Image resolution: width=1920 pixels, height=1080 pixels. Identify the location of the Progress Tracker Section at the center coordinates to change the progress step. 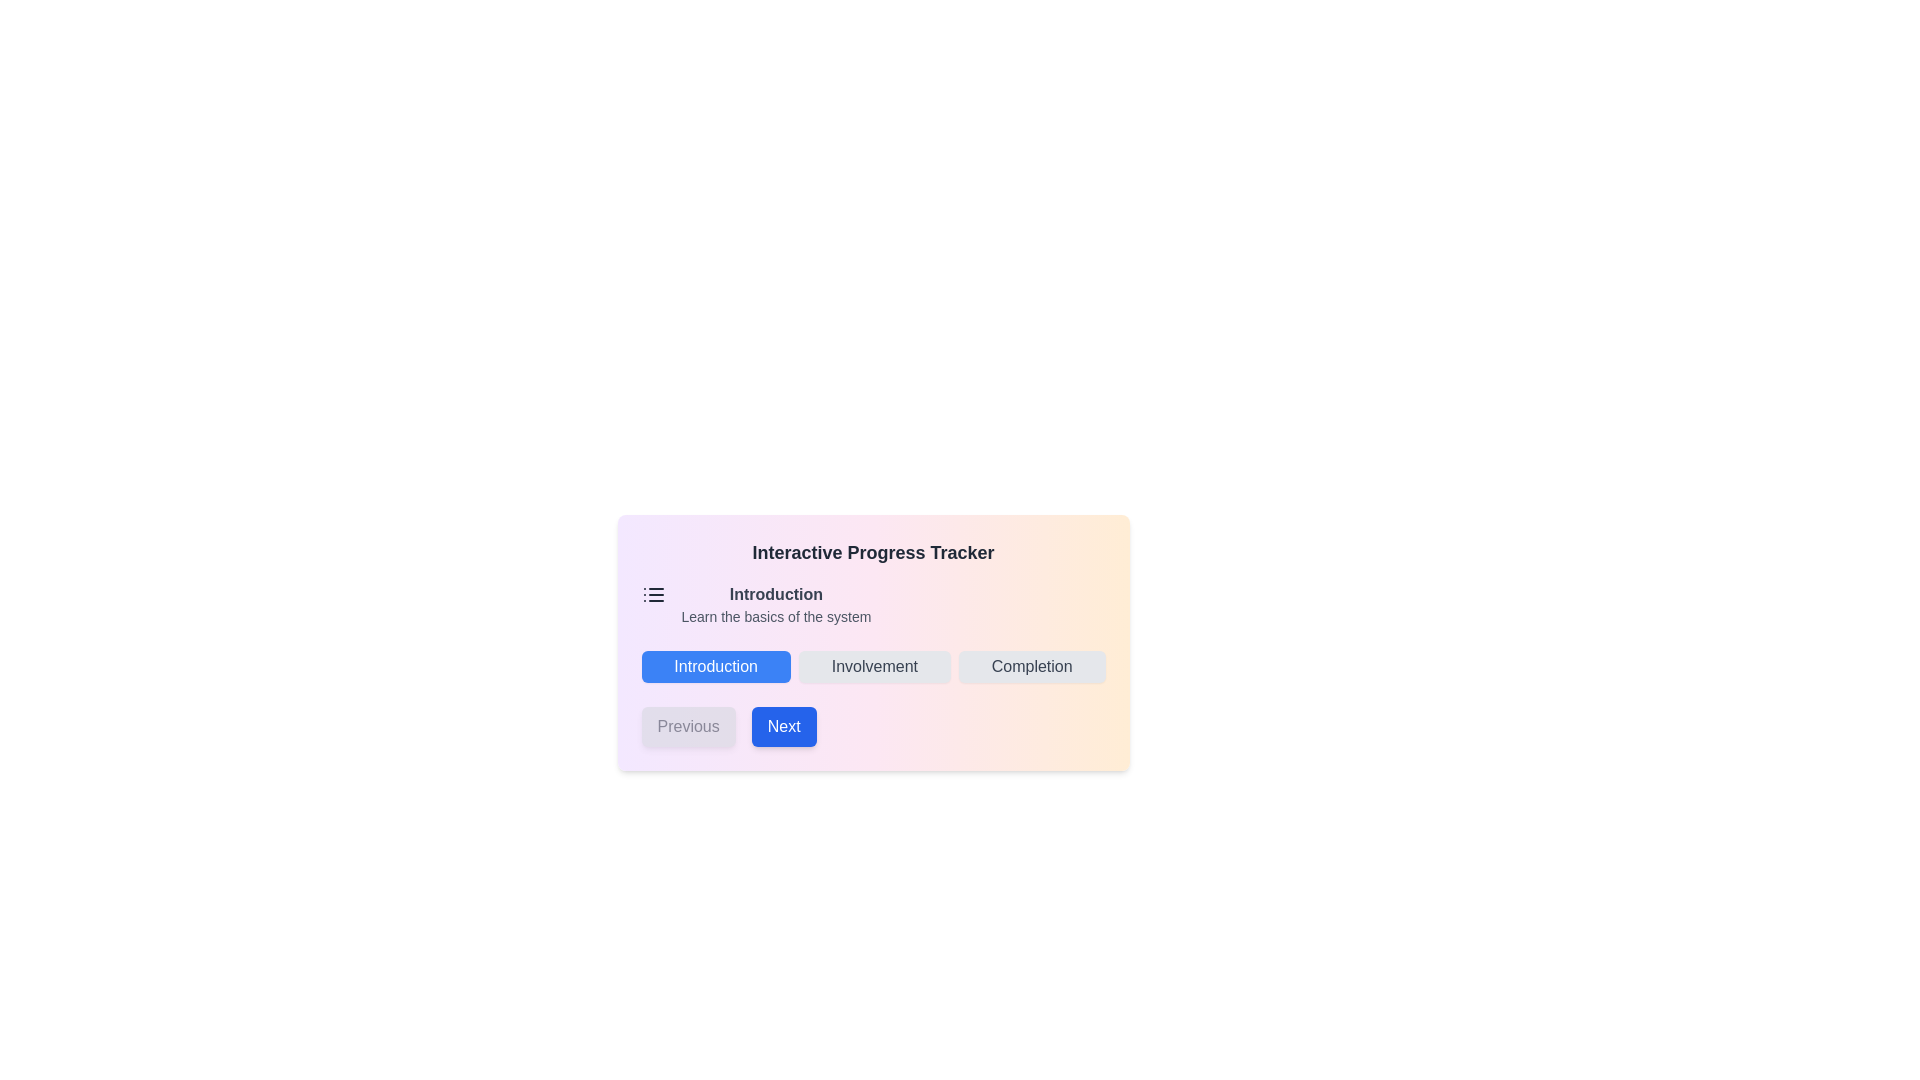
(873, 643).